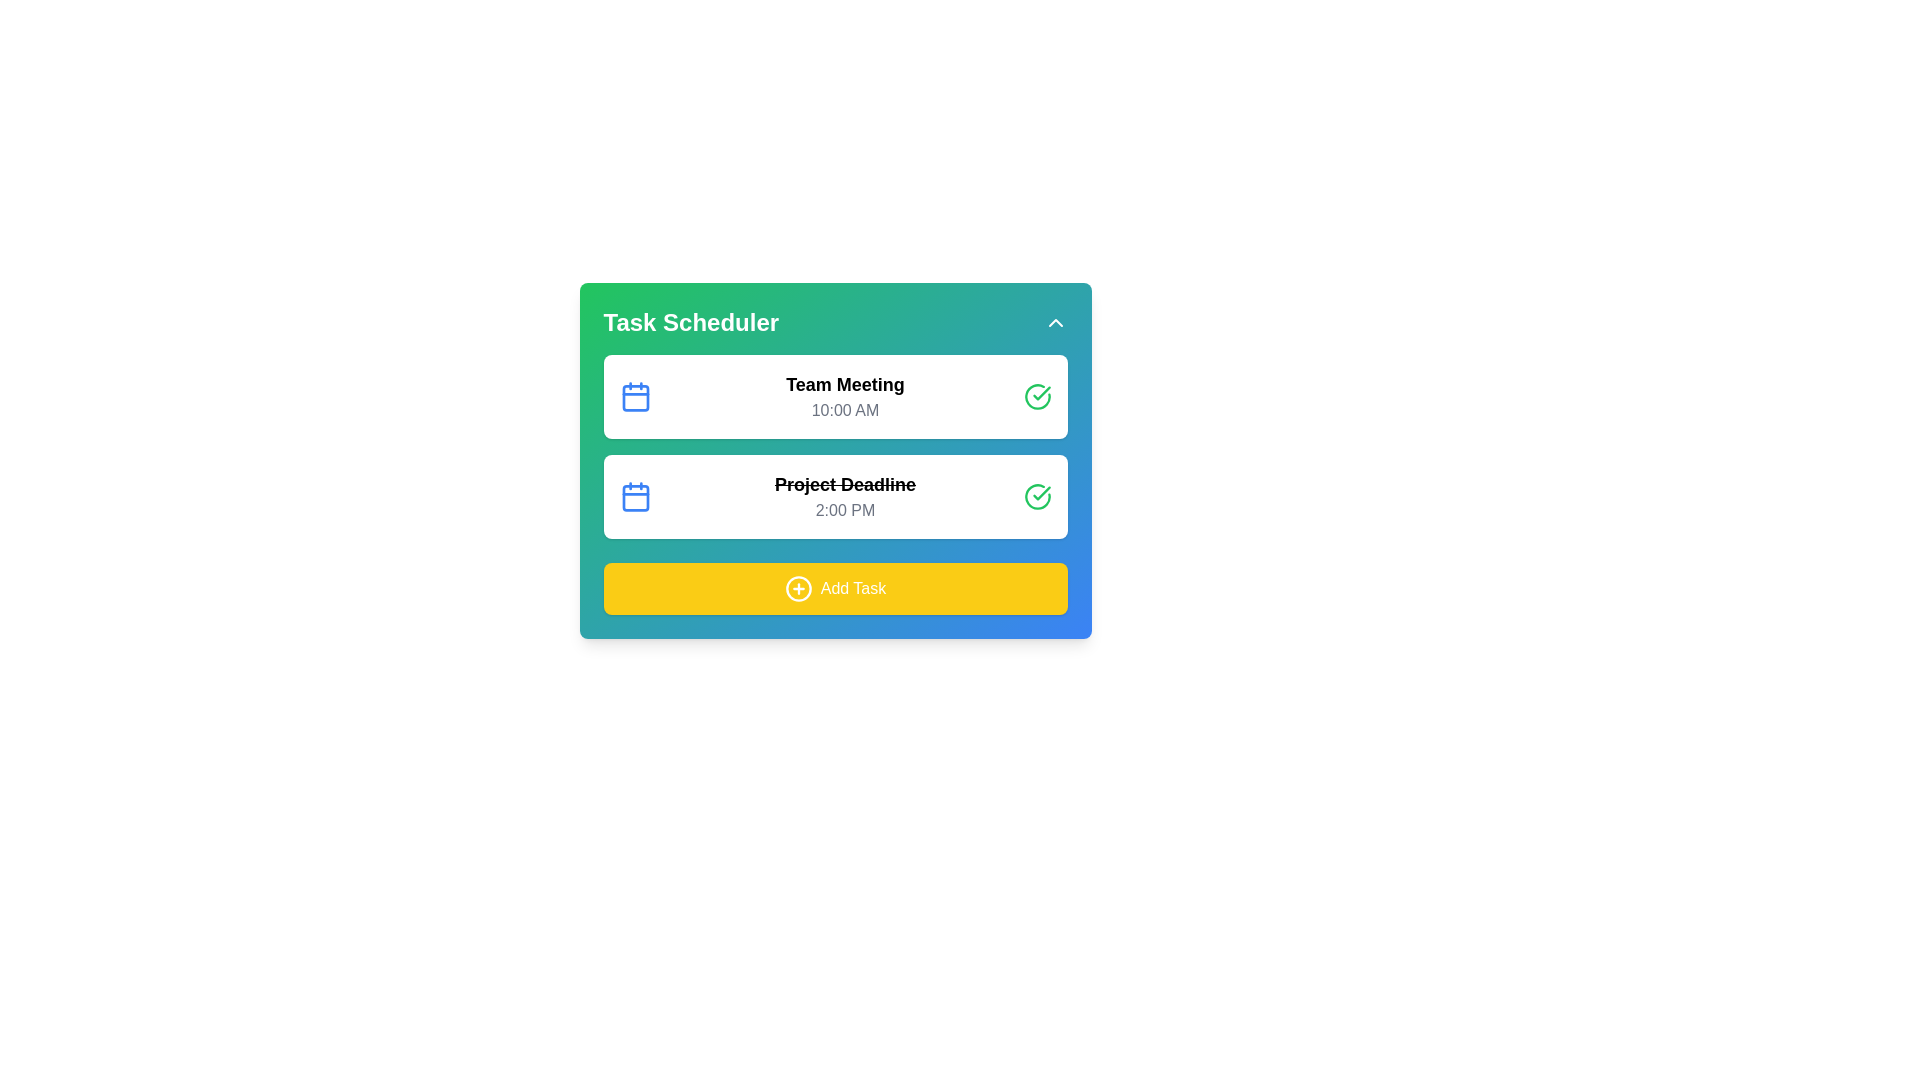 The image size is (1920, 1080). I want to click on the label displaying the time for the 'Team Meeting' task entry, which is located under the 'Team Meeting' header in the 'Task Scheduler' interface, so click(845, 410).